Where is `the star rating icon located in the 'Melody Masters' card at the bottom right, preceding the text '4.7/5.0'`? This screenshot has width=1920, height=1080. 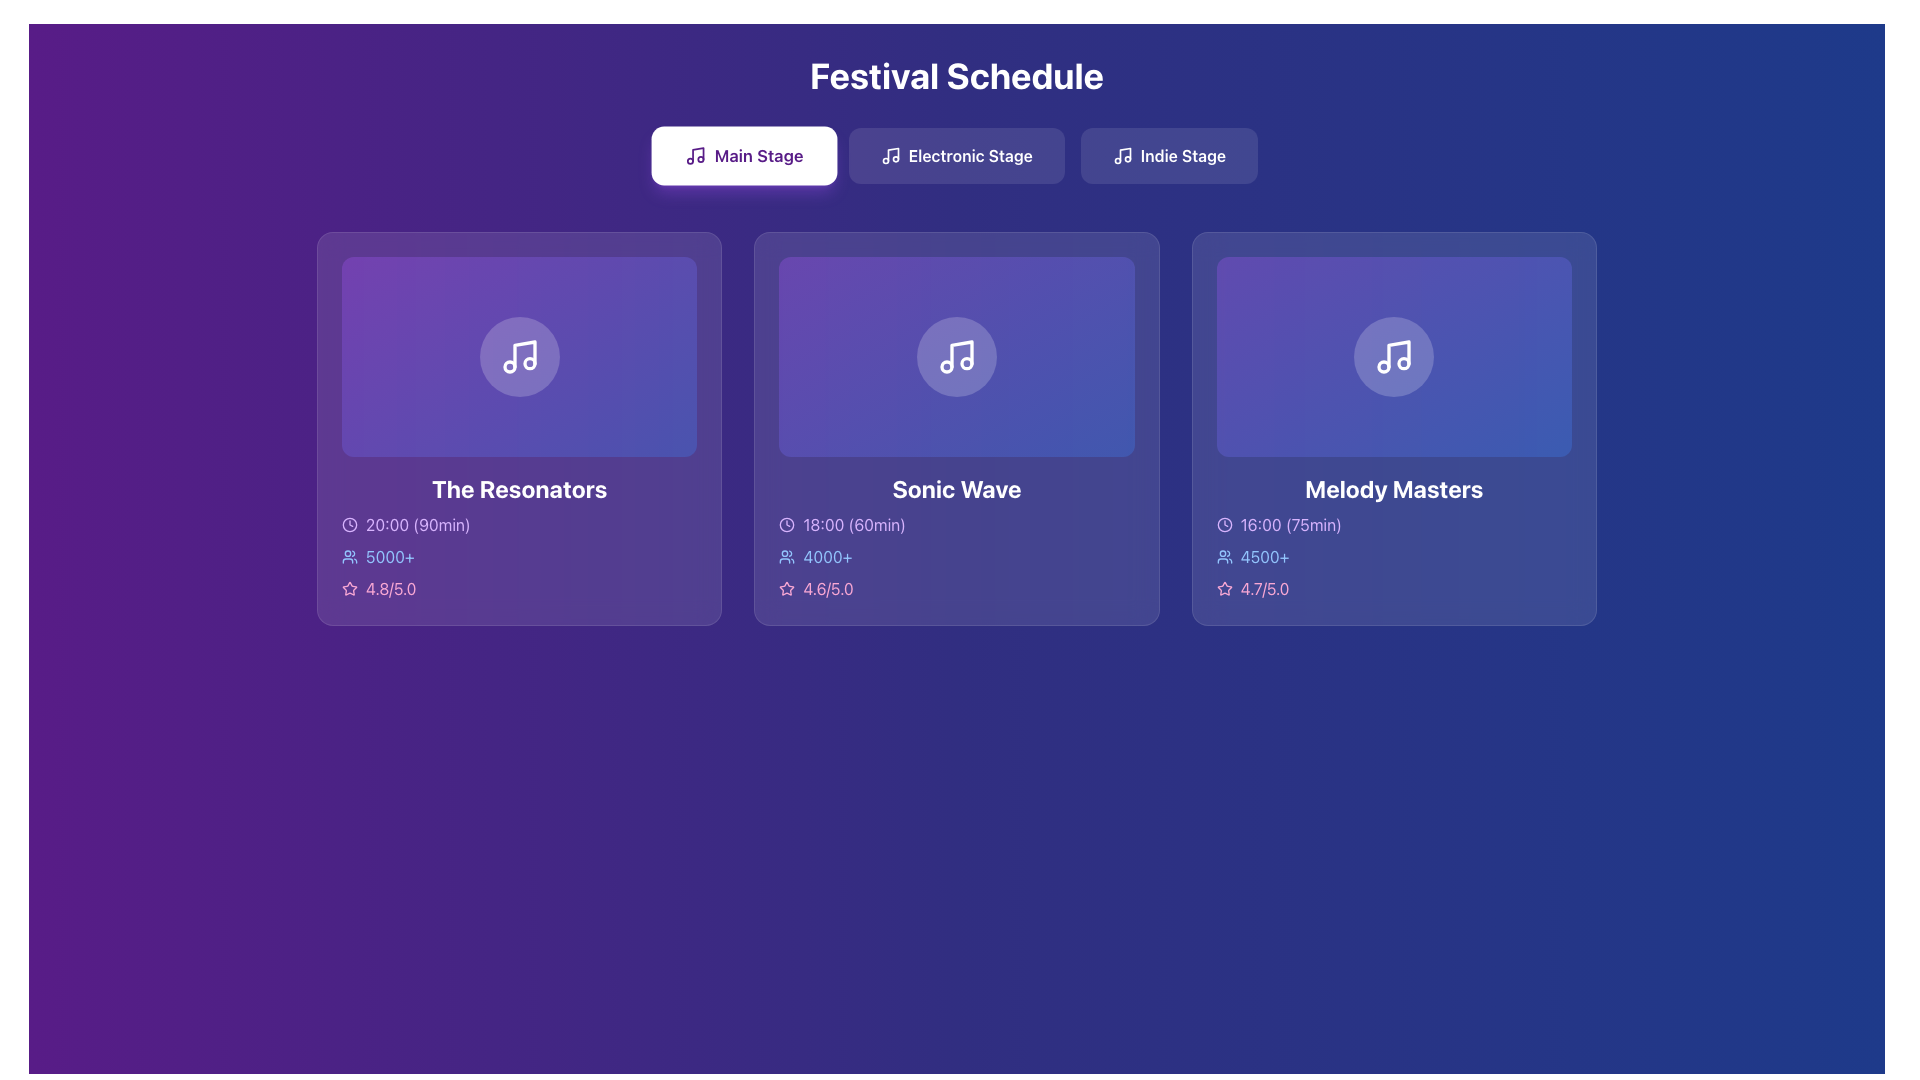
the star rating icon located in the 'Melody Masters' card at the bottom right, preceding the text '4.7/5.0' is located at coordinates (1223, 587).